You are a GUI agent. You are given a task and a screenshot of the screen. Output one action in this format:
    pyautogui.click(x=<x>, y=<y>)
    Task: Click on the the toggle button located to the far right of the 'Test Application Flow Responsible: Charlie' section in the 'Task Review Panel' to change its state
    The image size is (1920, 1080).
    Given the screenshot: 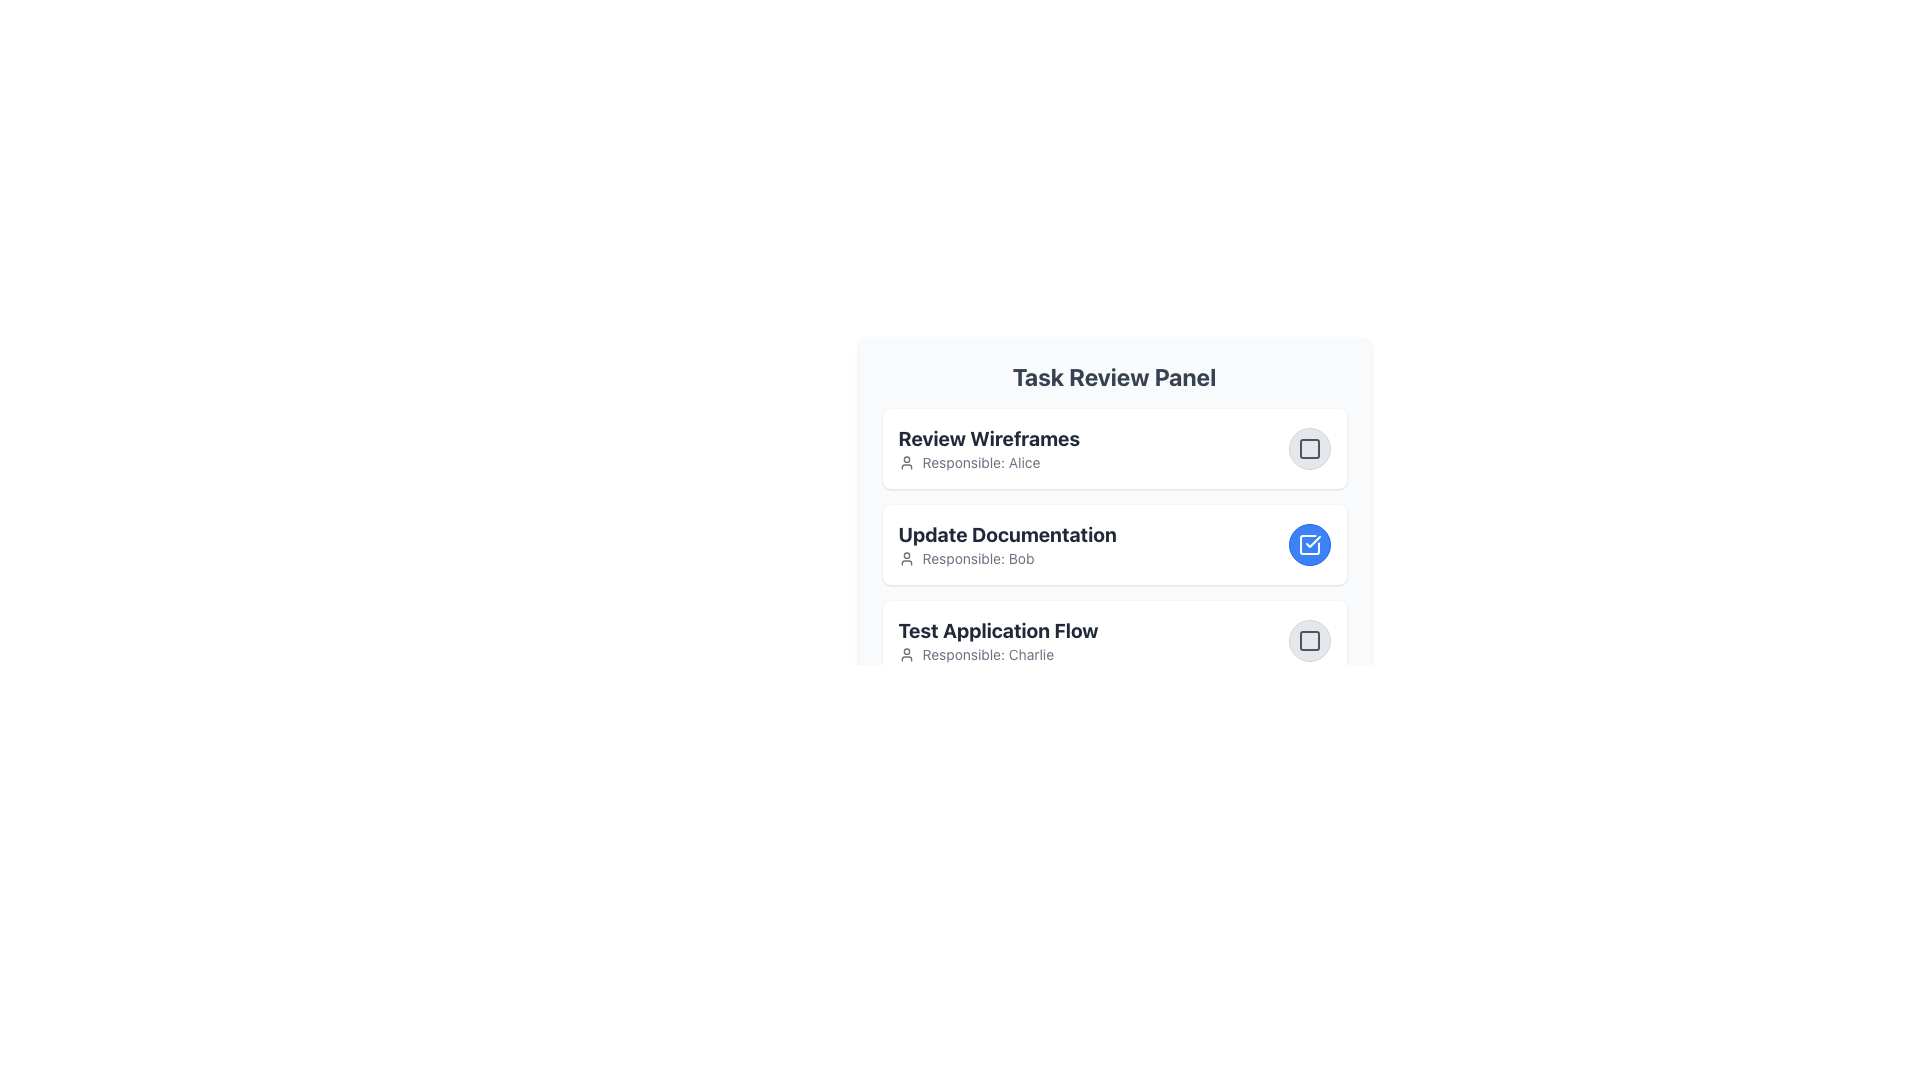 What is the action you would take?
    pyautogui.click(x=1309, y=640)
    